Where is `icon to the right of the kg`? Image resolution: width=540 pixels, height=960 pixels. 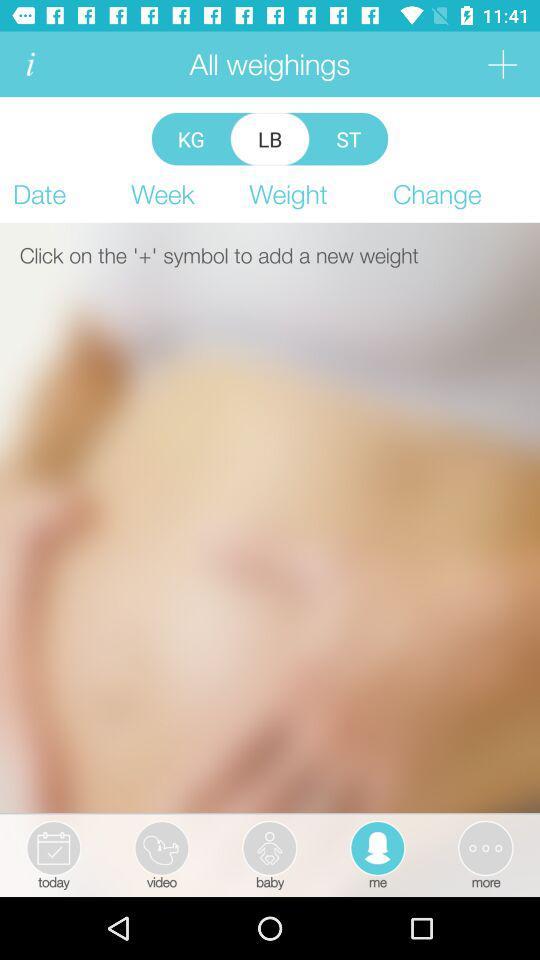
icon to the right of the kg is located at coordinates (270, 138).